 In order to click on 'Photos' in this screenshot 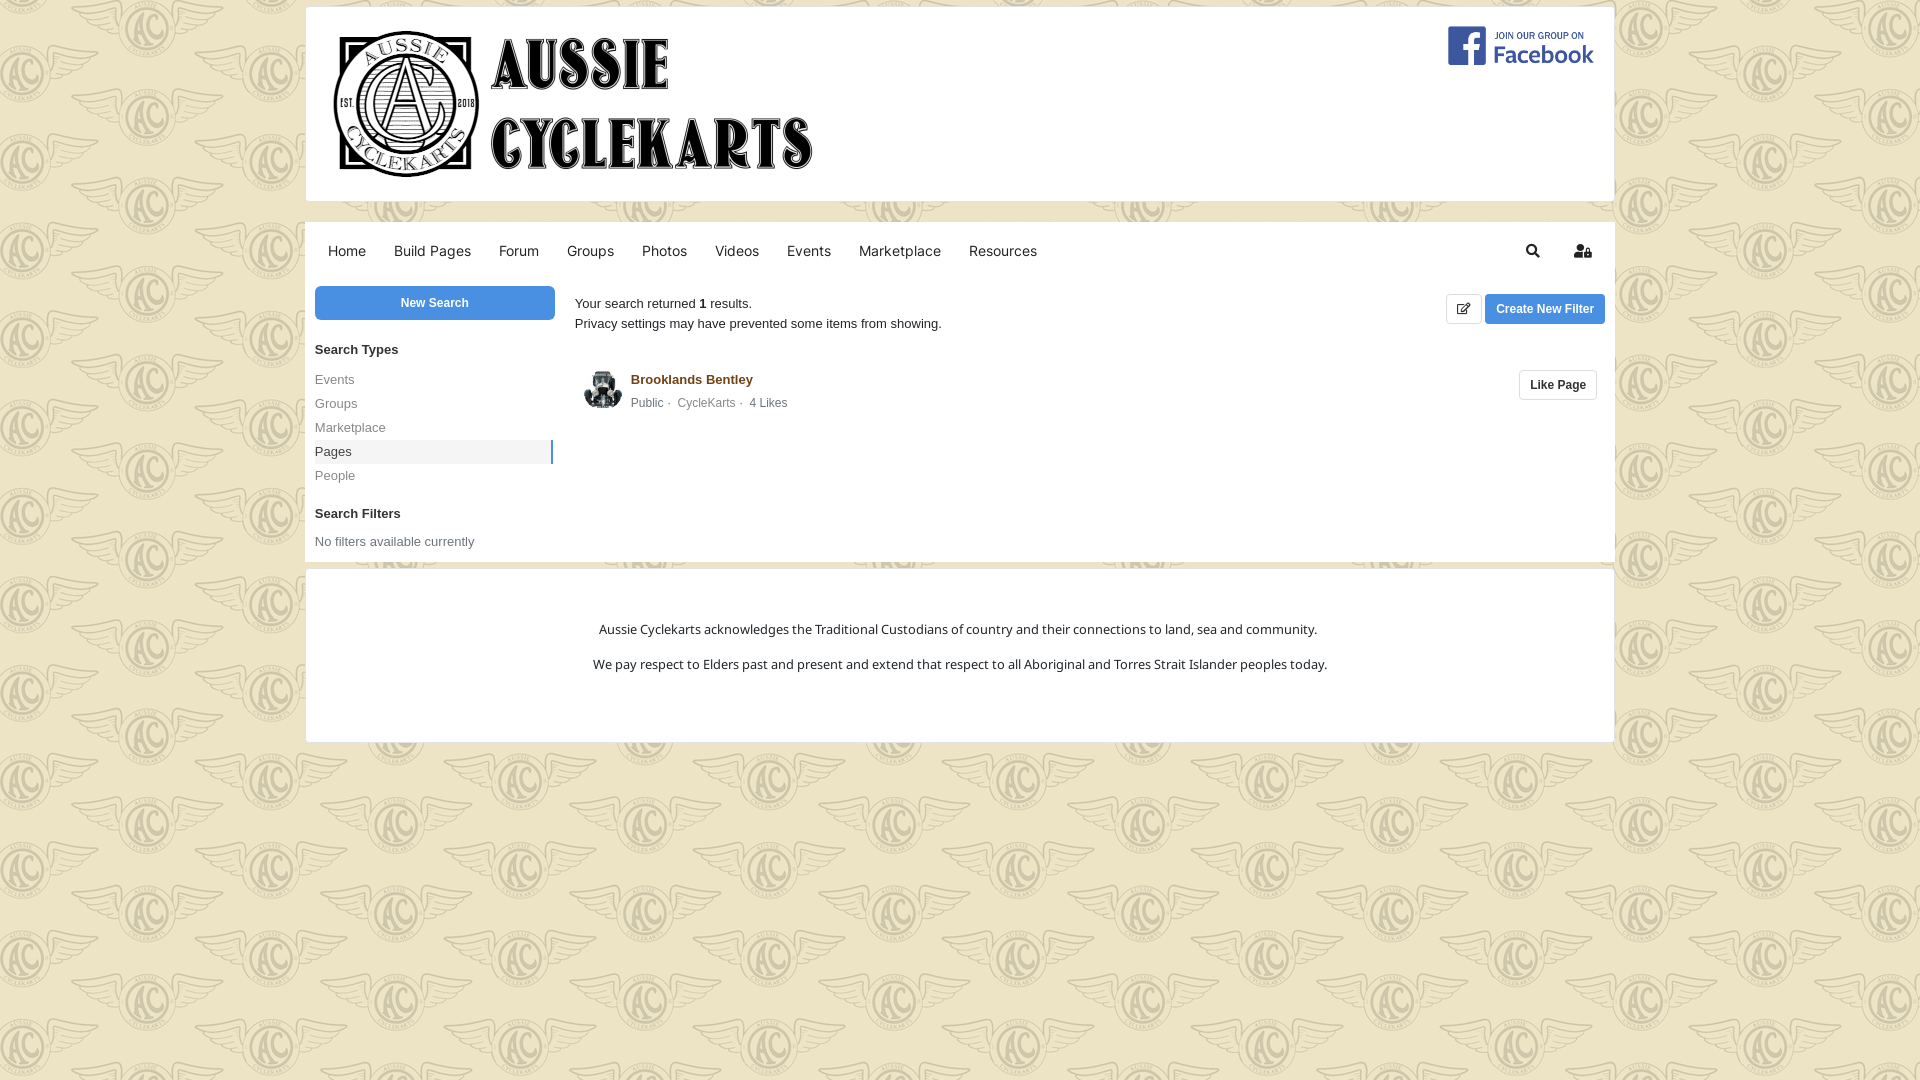, I will do `click(664, 249)`.